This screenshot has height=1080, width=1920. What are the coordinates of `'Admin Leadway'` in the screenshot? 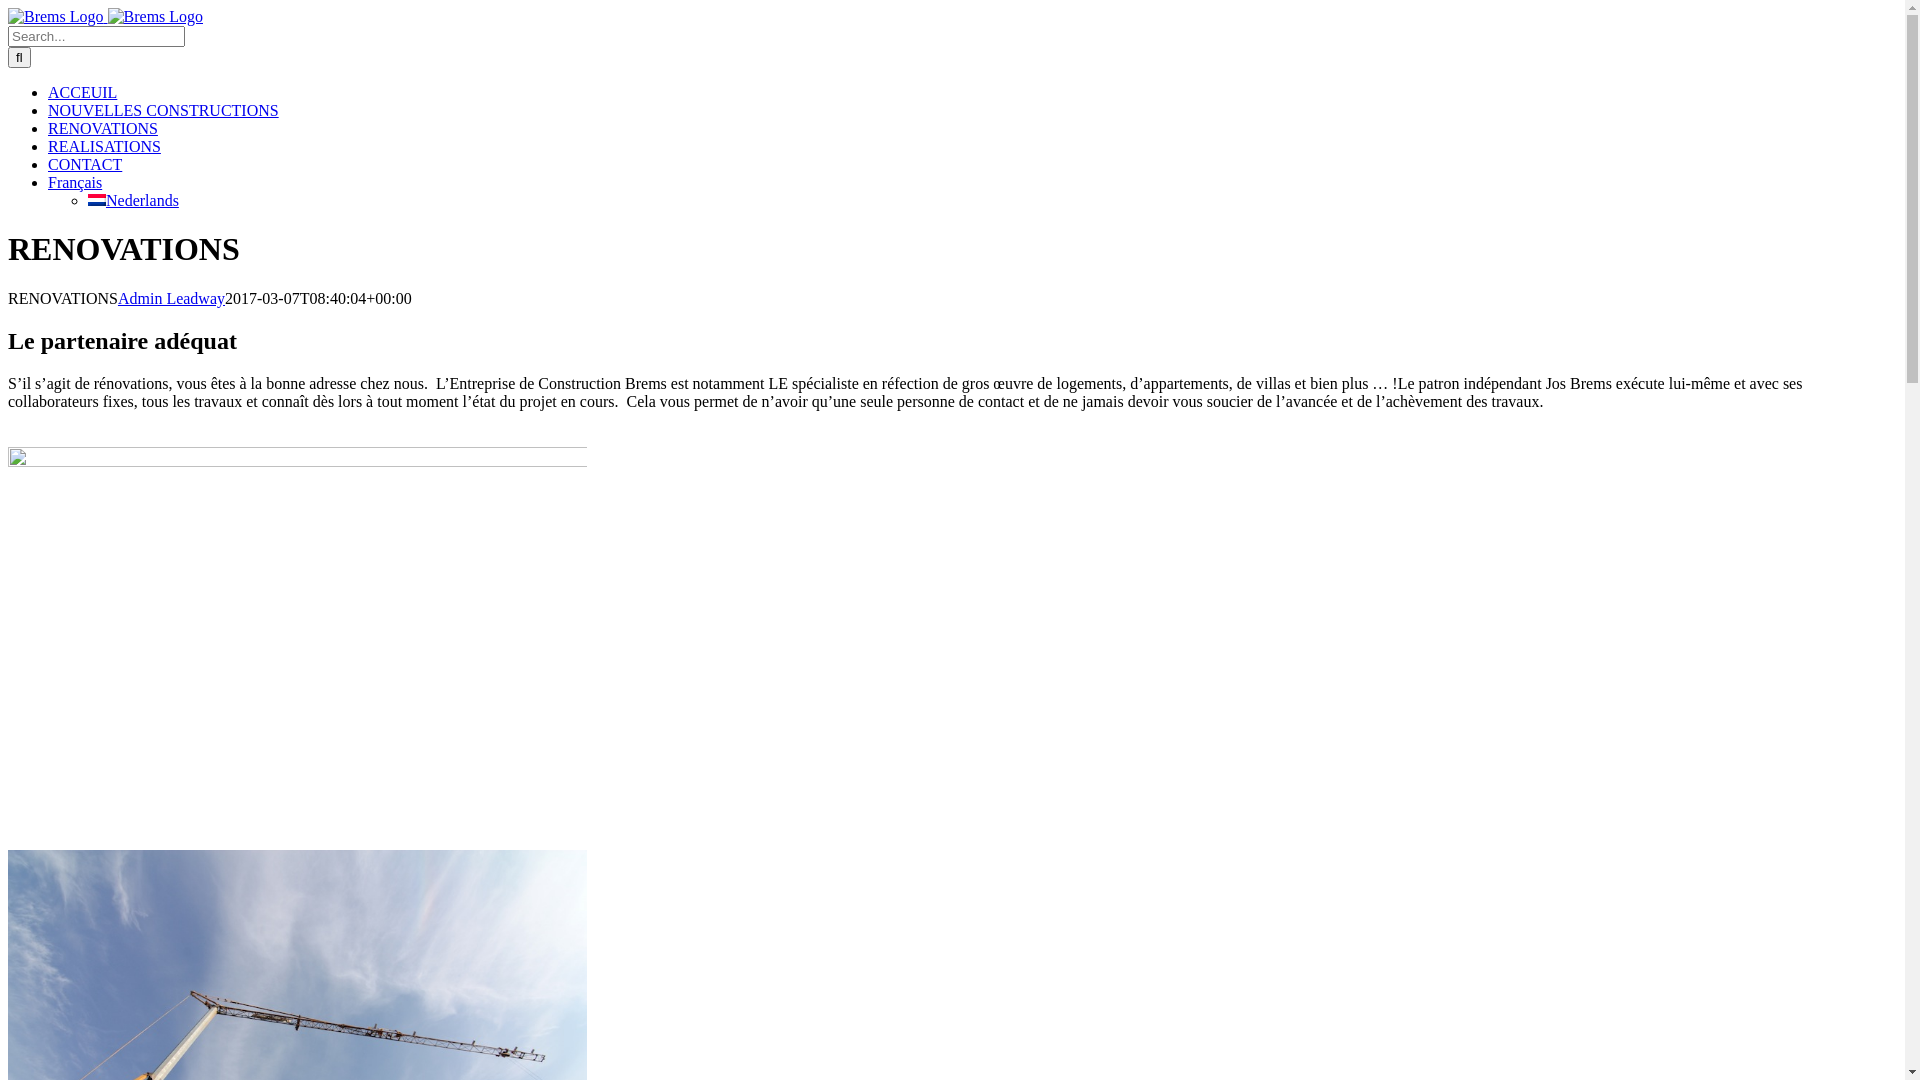 It's located at (171, 298).